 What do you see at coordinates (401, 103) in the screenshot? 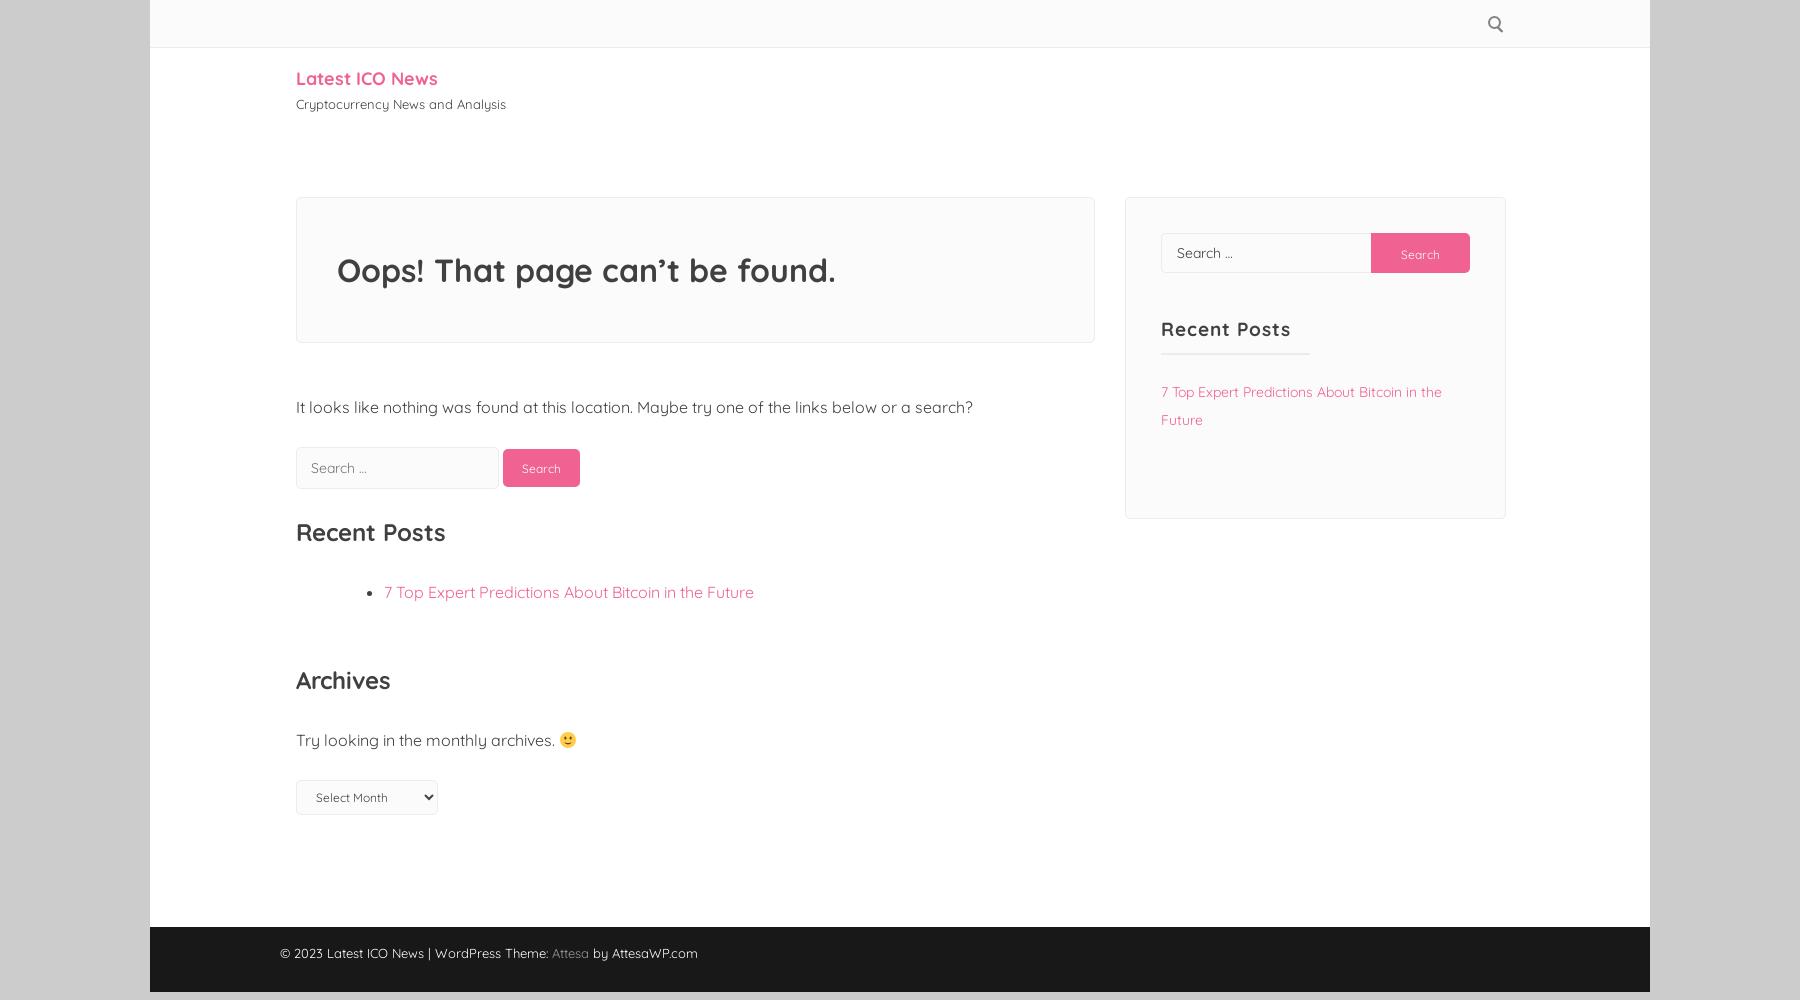
I see `'Cryptocurrency News and Analysis'` at bounding box center [401, 103].